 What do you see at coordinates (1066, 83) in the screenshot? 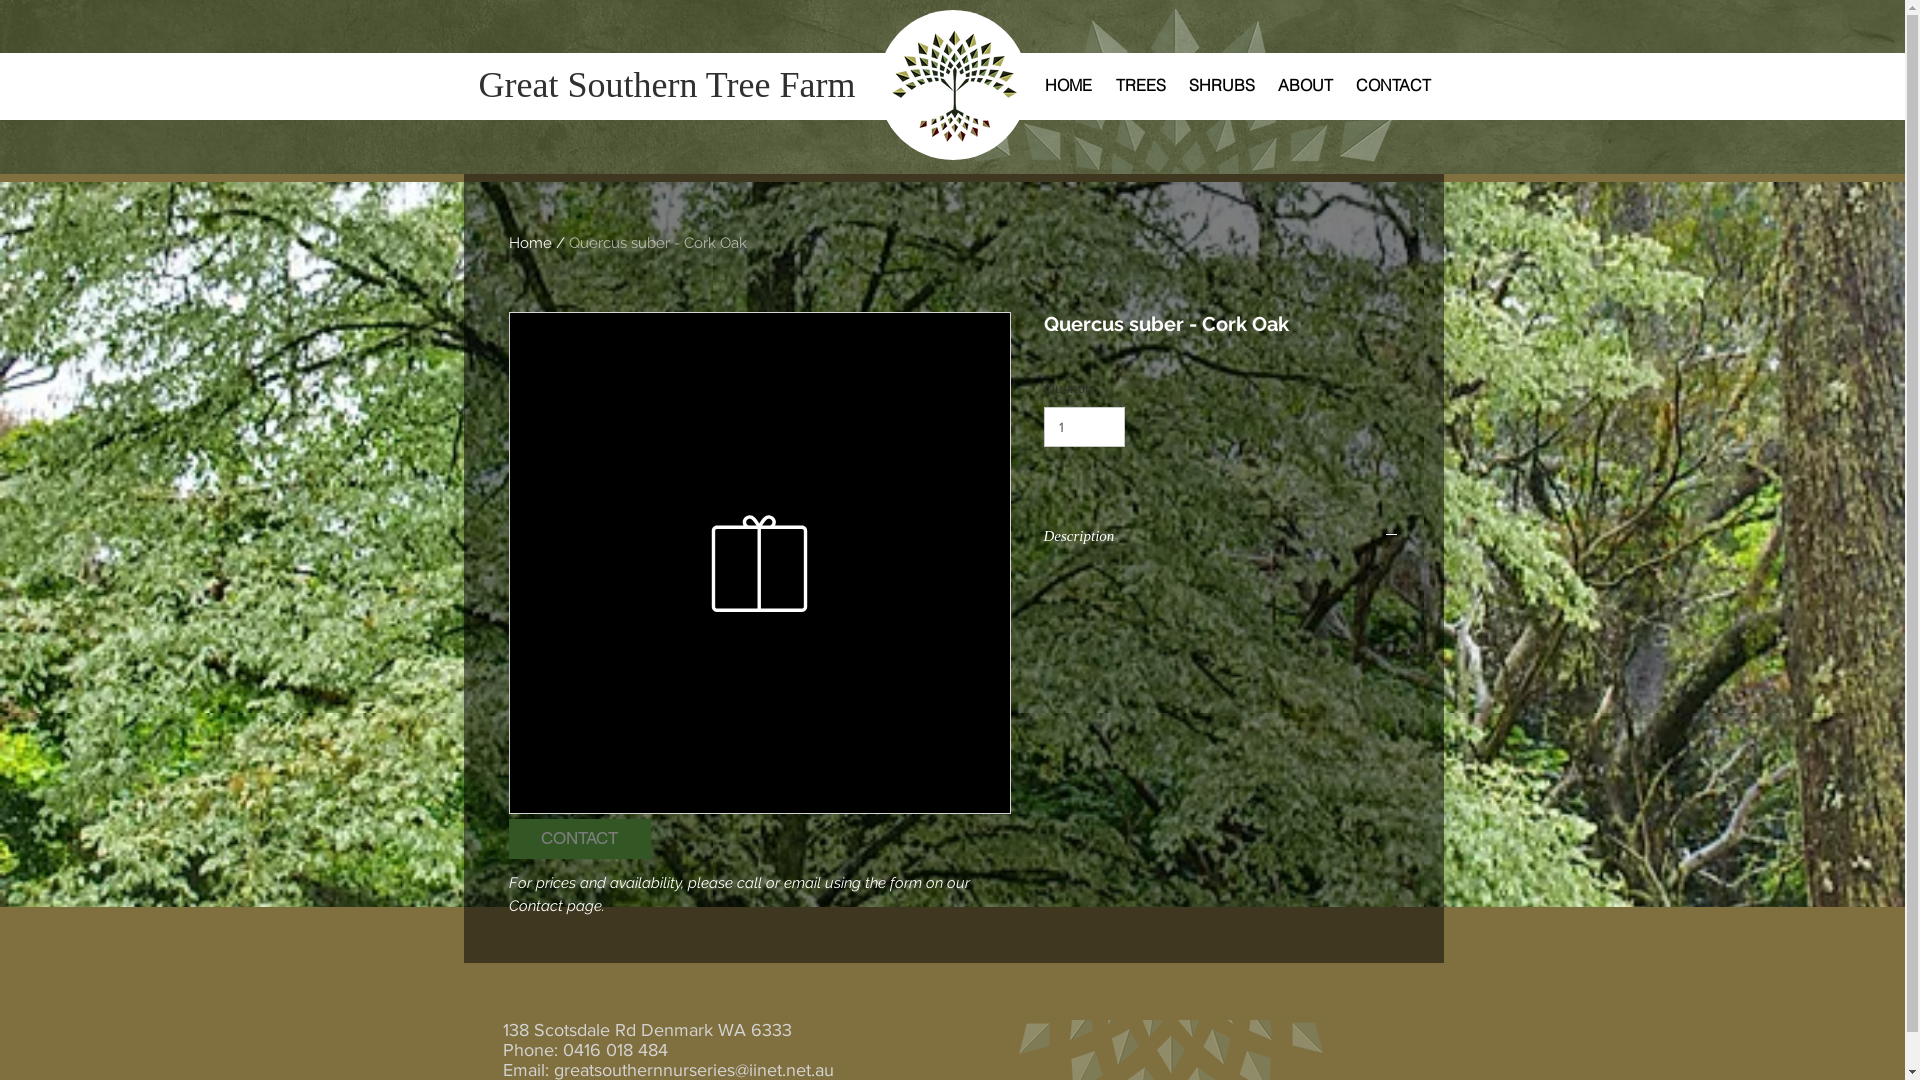
I see `'HOME'` at bounding box center [1066, 83].